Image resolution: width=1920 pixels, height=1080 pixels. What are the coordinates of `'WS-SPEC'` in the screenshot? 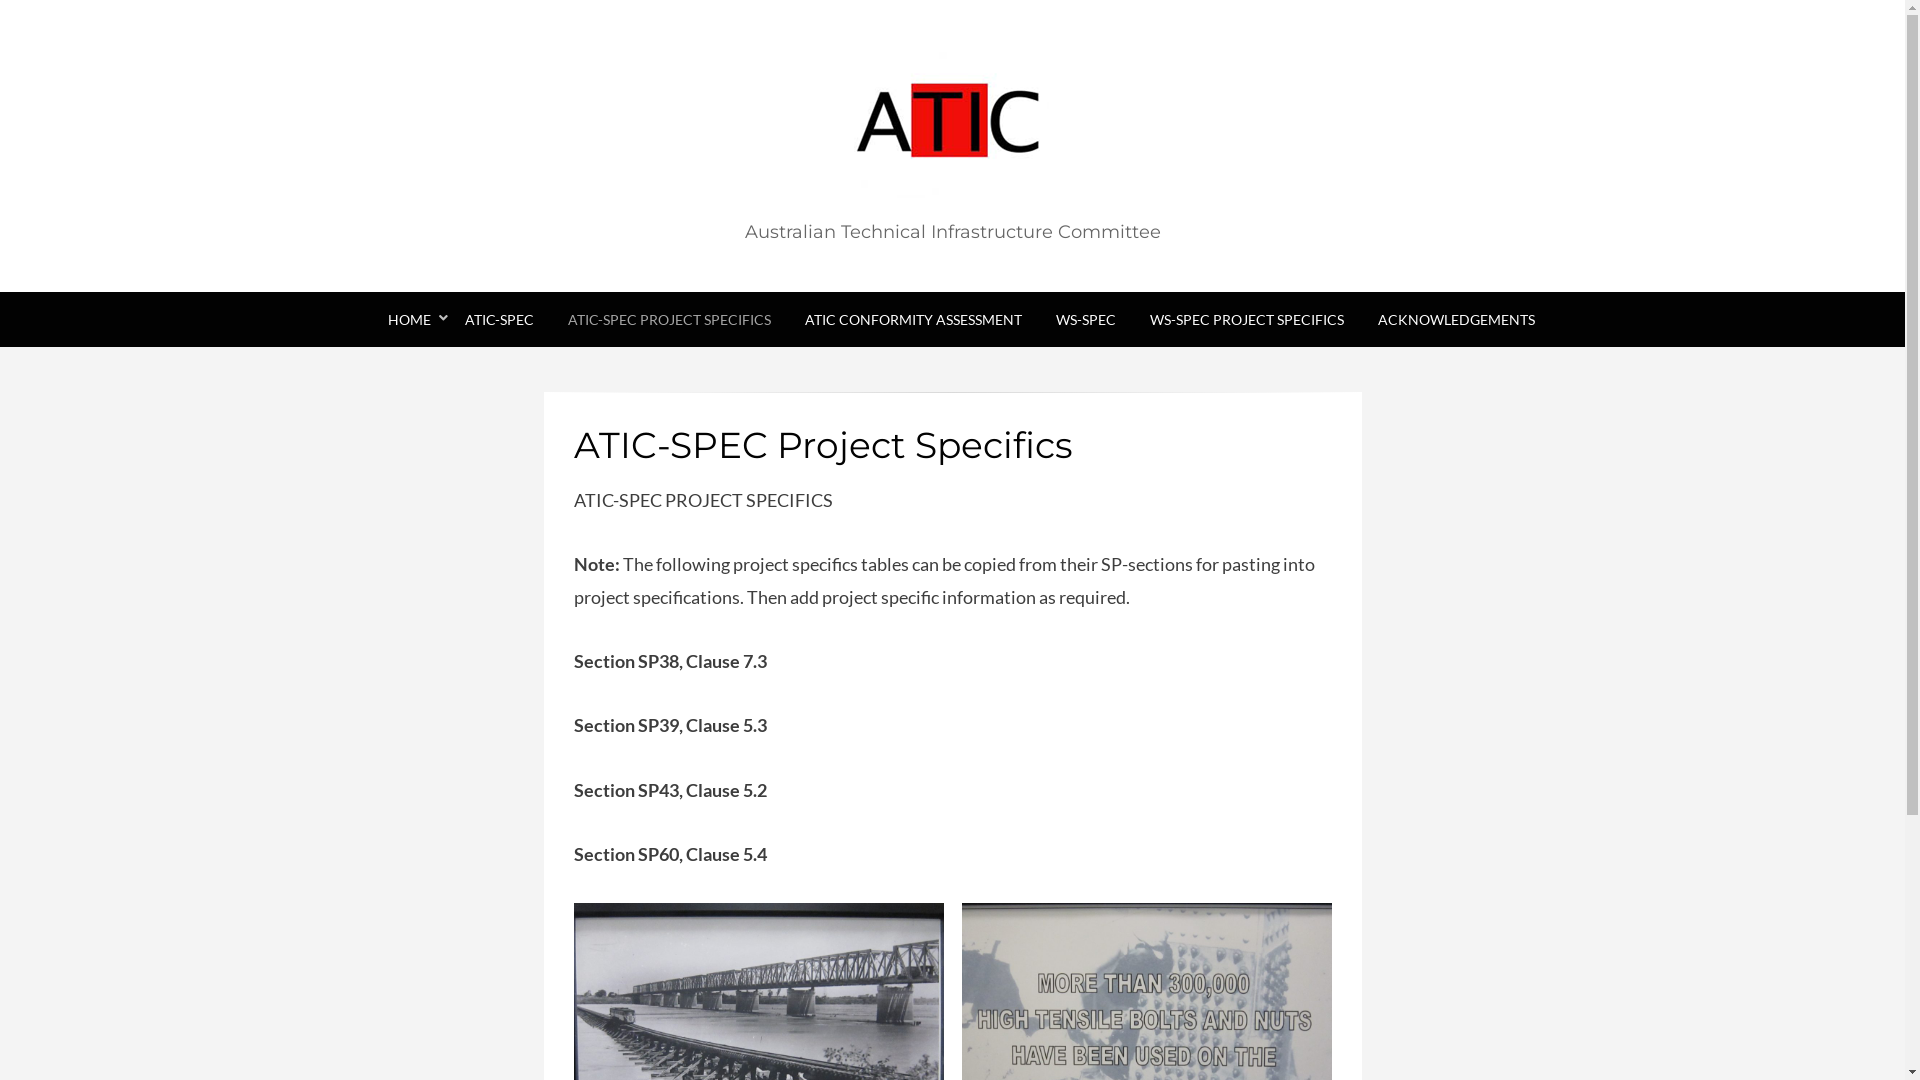 It's located at (1083, 318).